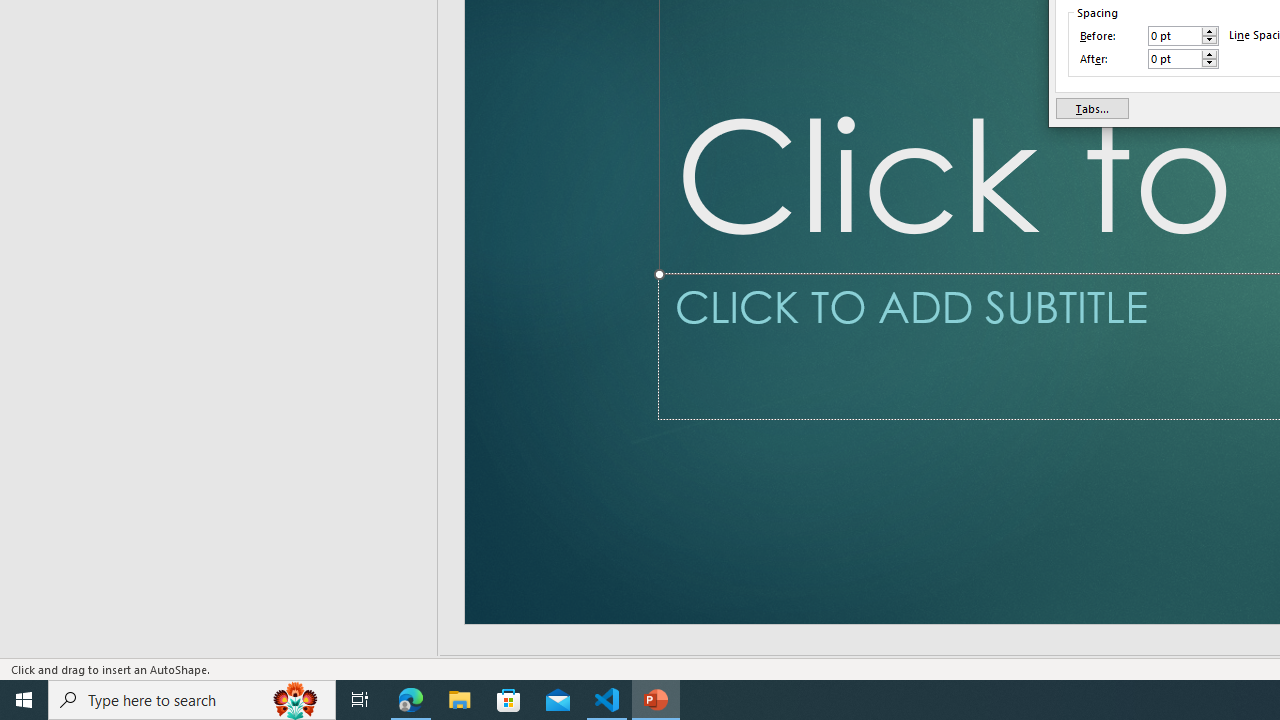 The width and height of the screenshot is (1280, 720). What do you see at coordinates (1175, 36) in the screenshot?
I see `'Before'` at bounding box center [1175, 36].